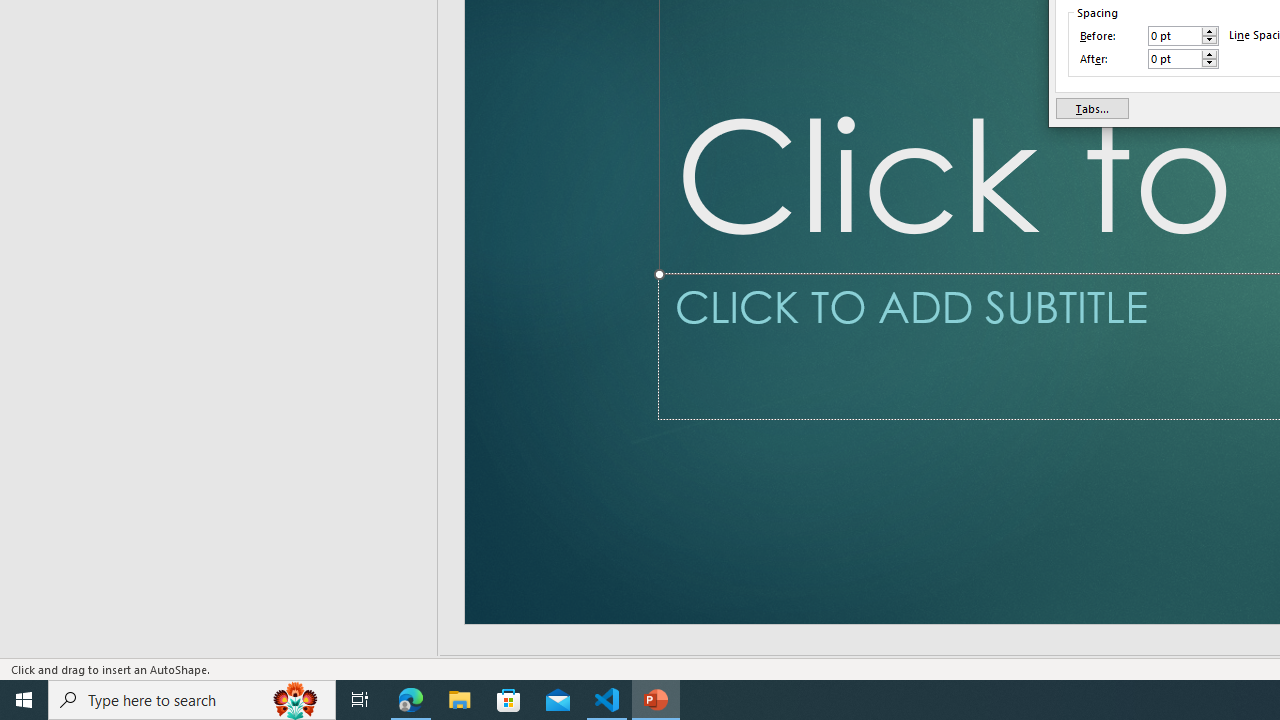 The width and height of the screenshot is (1280, 720). What do you see at coordinates (1175, 36) in the screenshot?
I see `'Before'` at bounding box center [1175, 36].